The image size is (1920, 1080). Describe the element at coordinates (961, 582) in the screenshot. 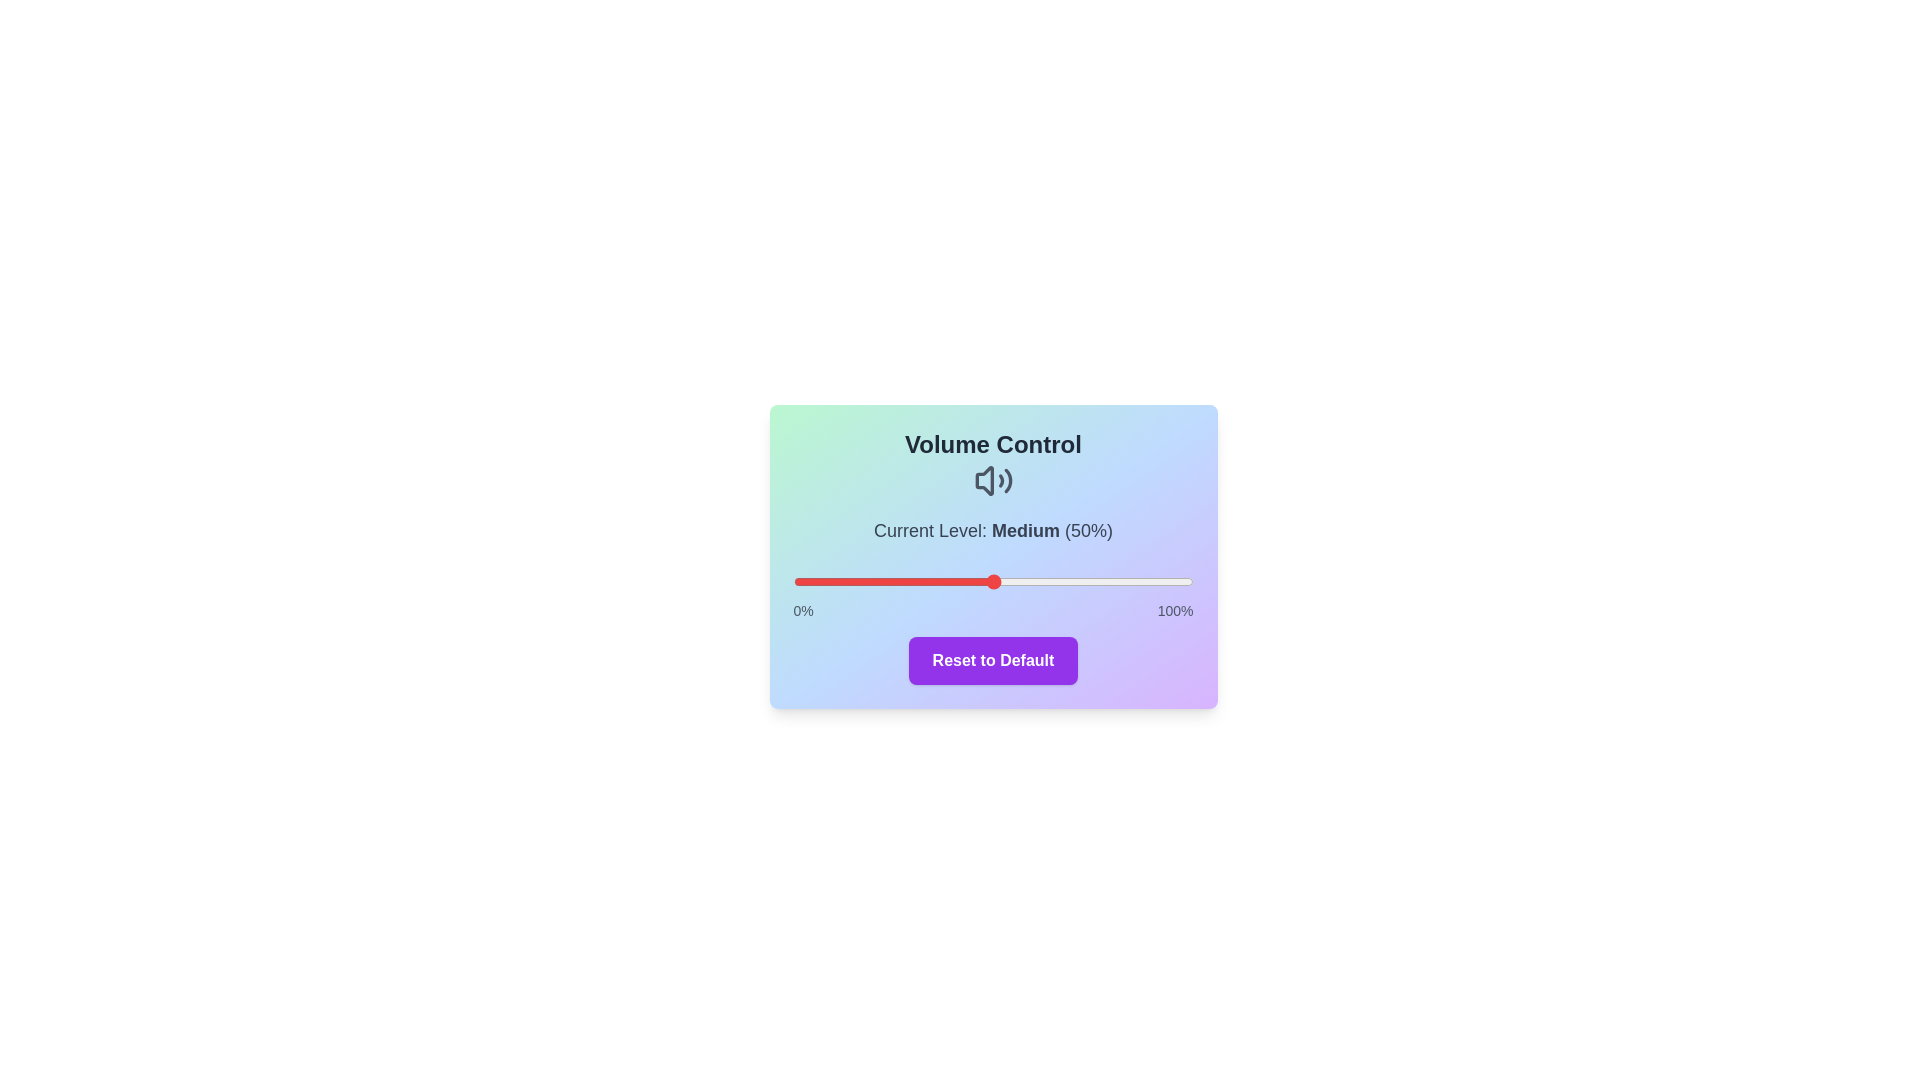

I see `the volume to 42% by dragging the slider` at that location.